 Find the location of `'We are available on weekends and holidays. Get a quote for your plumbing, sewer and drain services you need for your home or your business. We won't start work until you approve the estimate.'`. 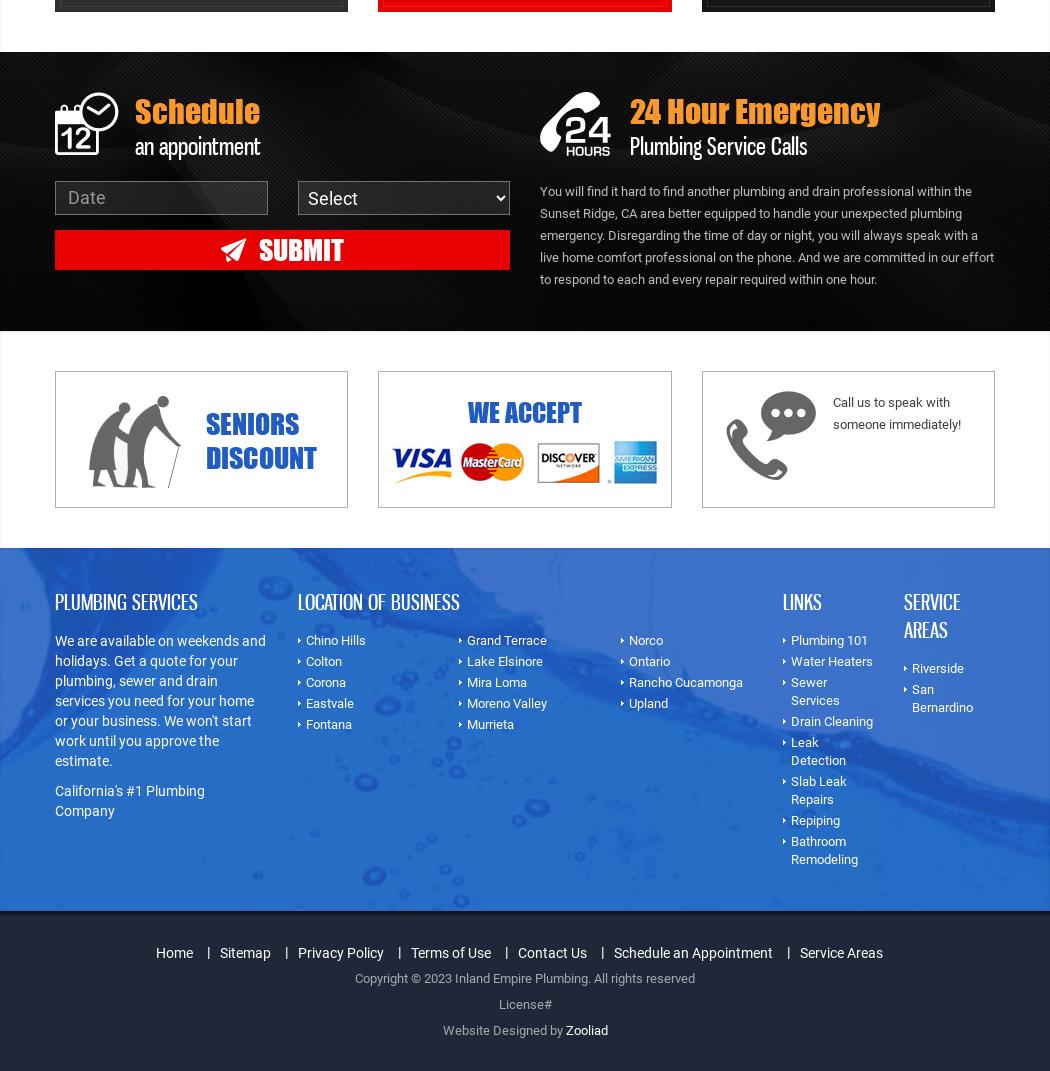

'We are available on weekends and holidays. Get a quote for your plumbing, sewer and drain services you need for your home or your business. We won't start work until you approve the estimate.' is located at coordinates (160, 700).